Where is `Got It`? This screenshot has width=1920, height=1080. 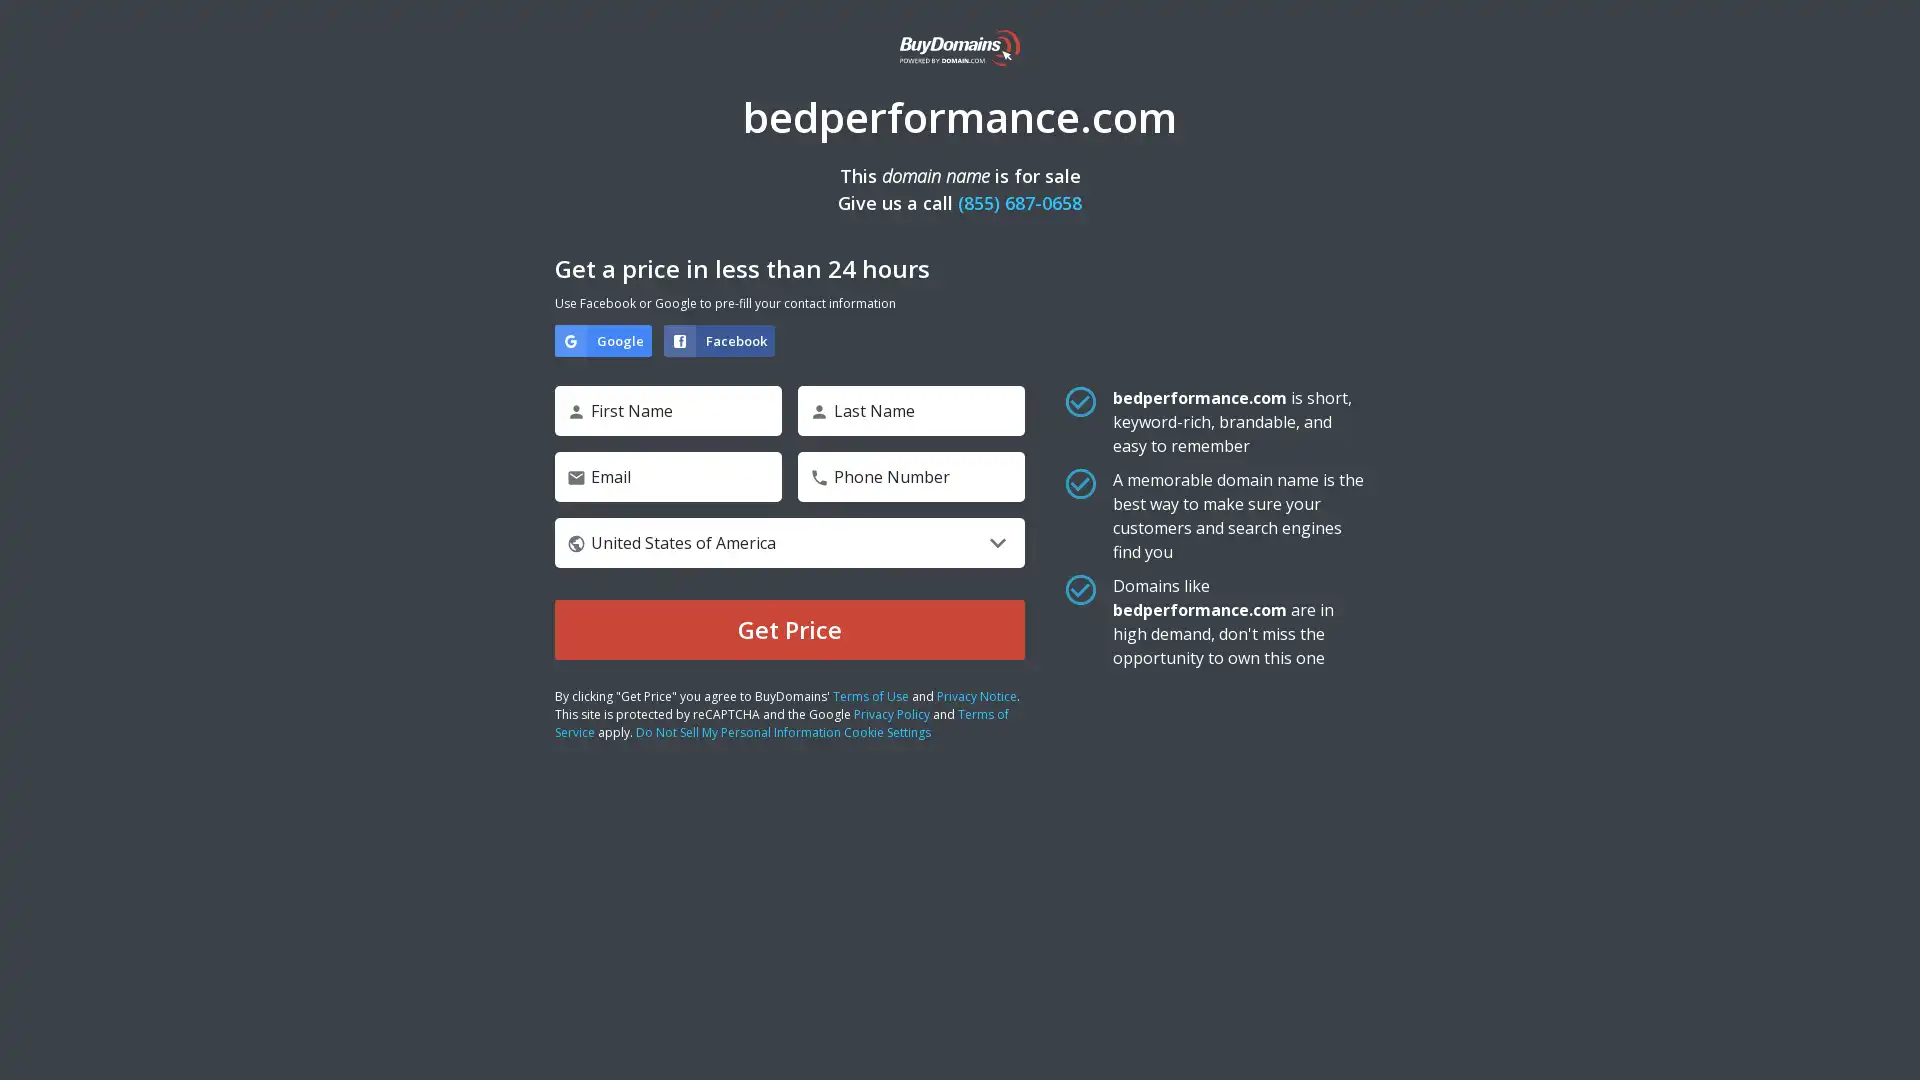
Got It is located at coordinates (203, 948).